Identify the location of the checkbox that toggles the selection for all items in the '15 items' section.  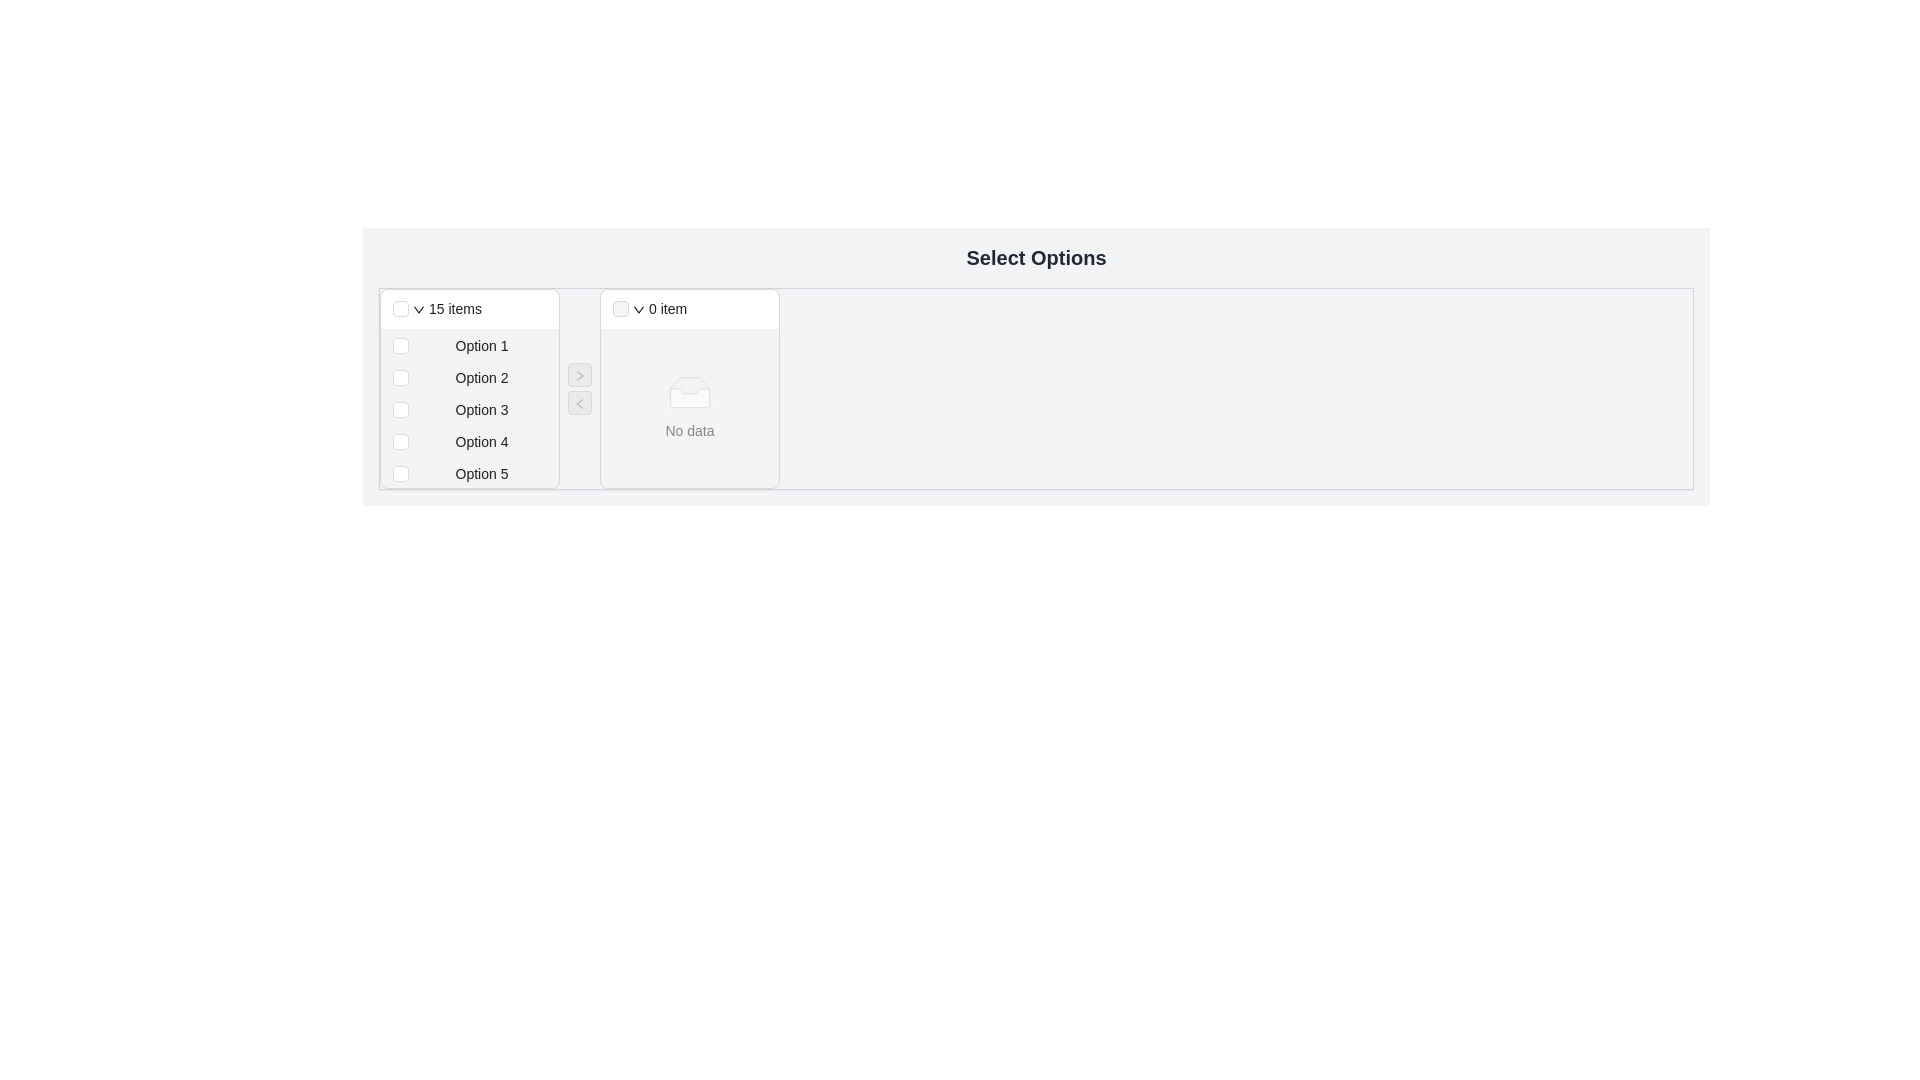
(400, 308).